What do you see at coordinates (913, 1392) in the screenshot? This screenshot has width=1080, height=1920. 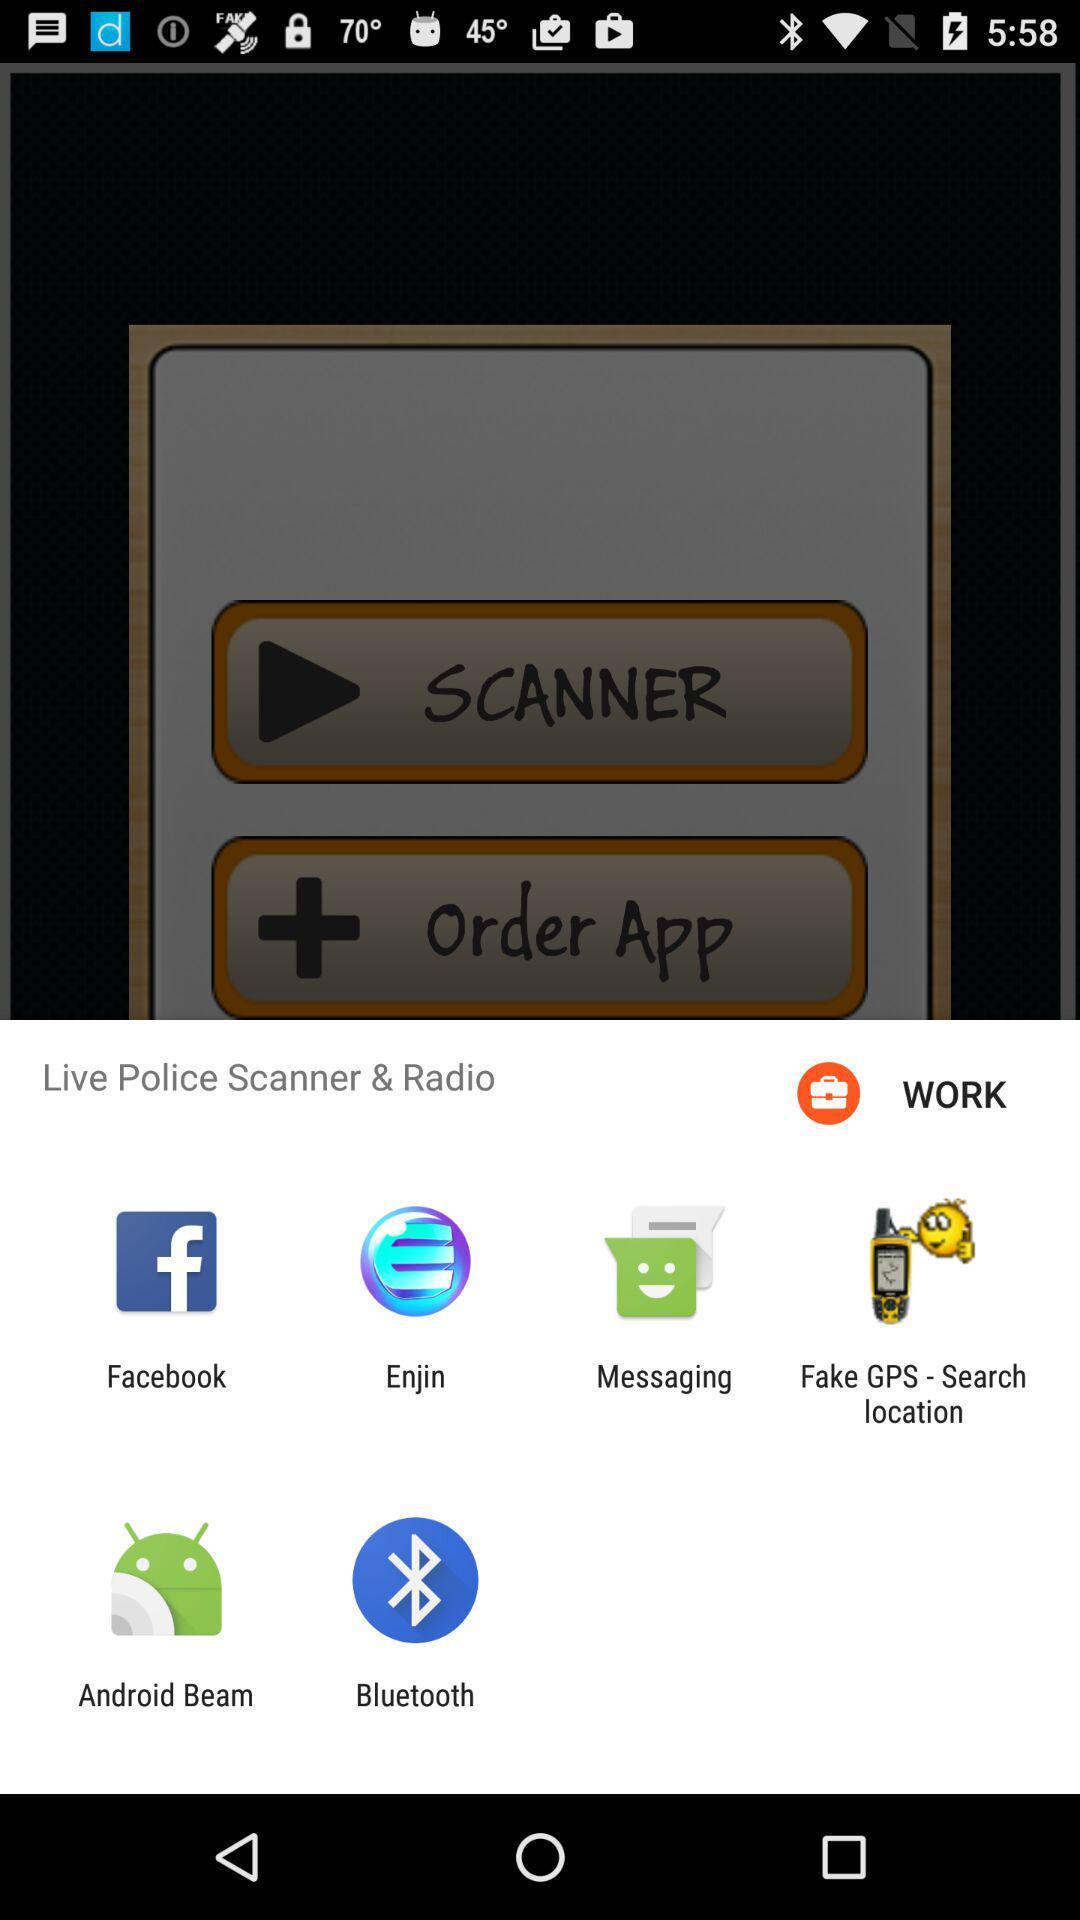 I see `the fake gps search` at bounding box center [913, 1392].